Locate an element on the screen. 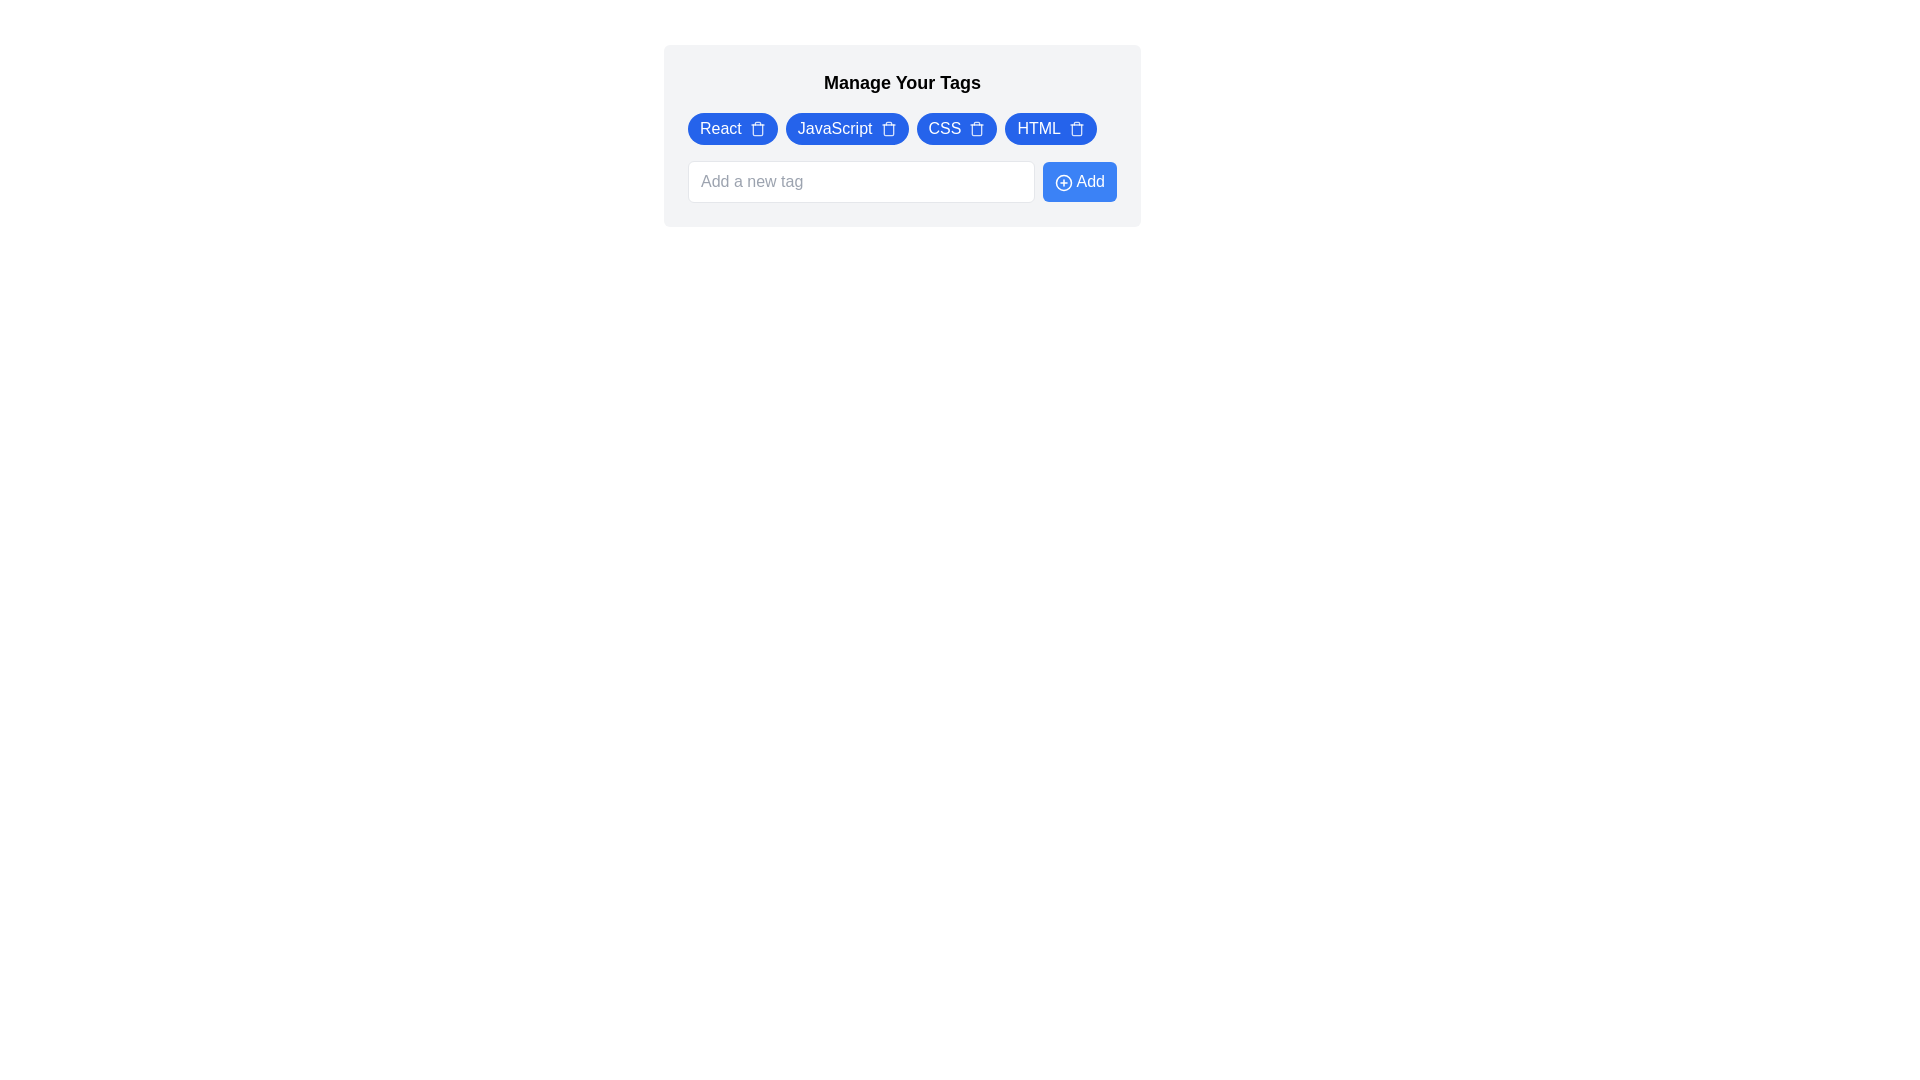 Image resolution: width=1920 pixels, height=1080 pixels. the trash can icon's rectangular body outline located next to the 'CSS' tag label in the 'Manage Your Tags' section is located at coordinates (977, 130).